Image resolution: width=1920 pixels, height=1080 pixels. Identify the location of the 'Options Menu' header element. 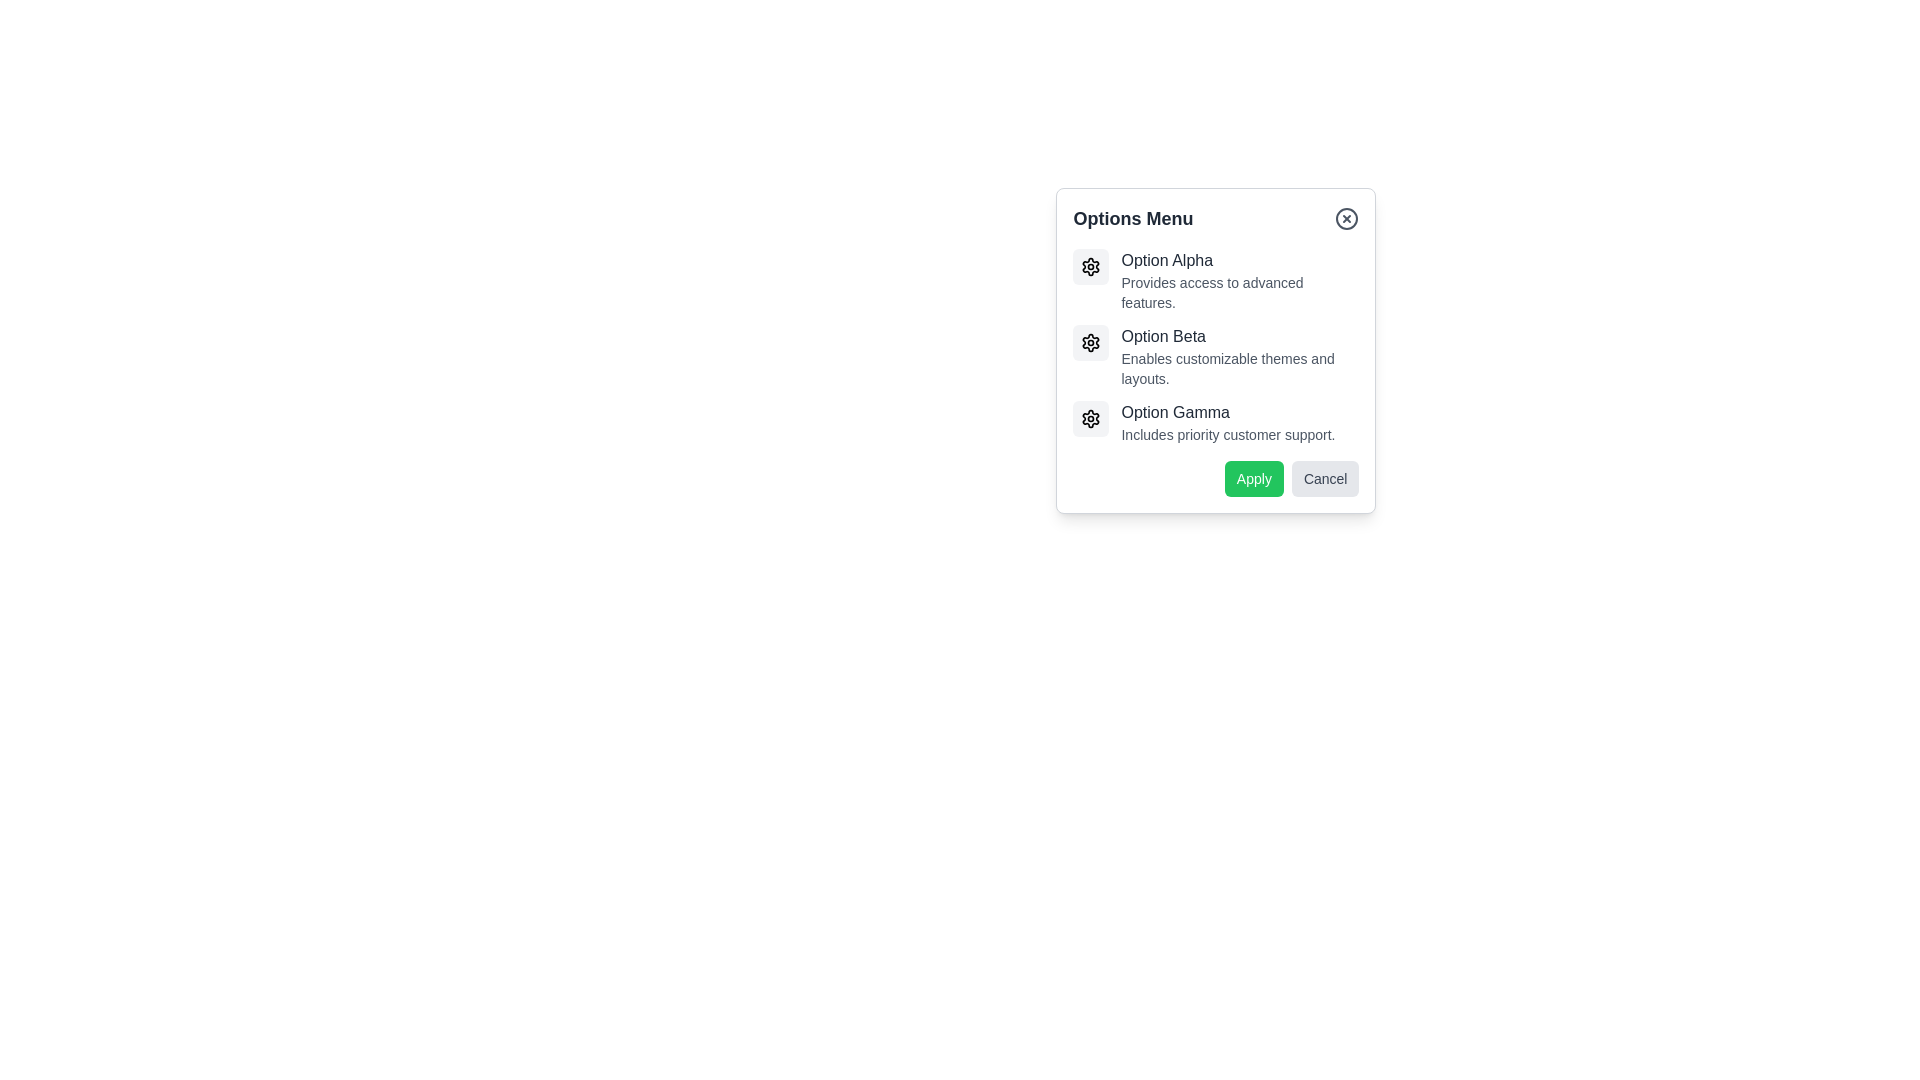
(1215, 219).